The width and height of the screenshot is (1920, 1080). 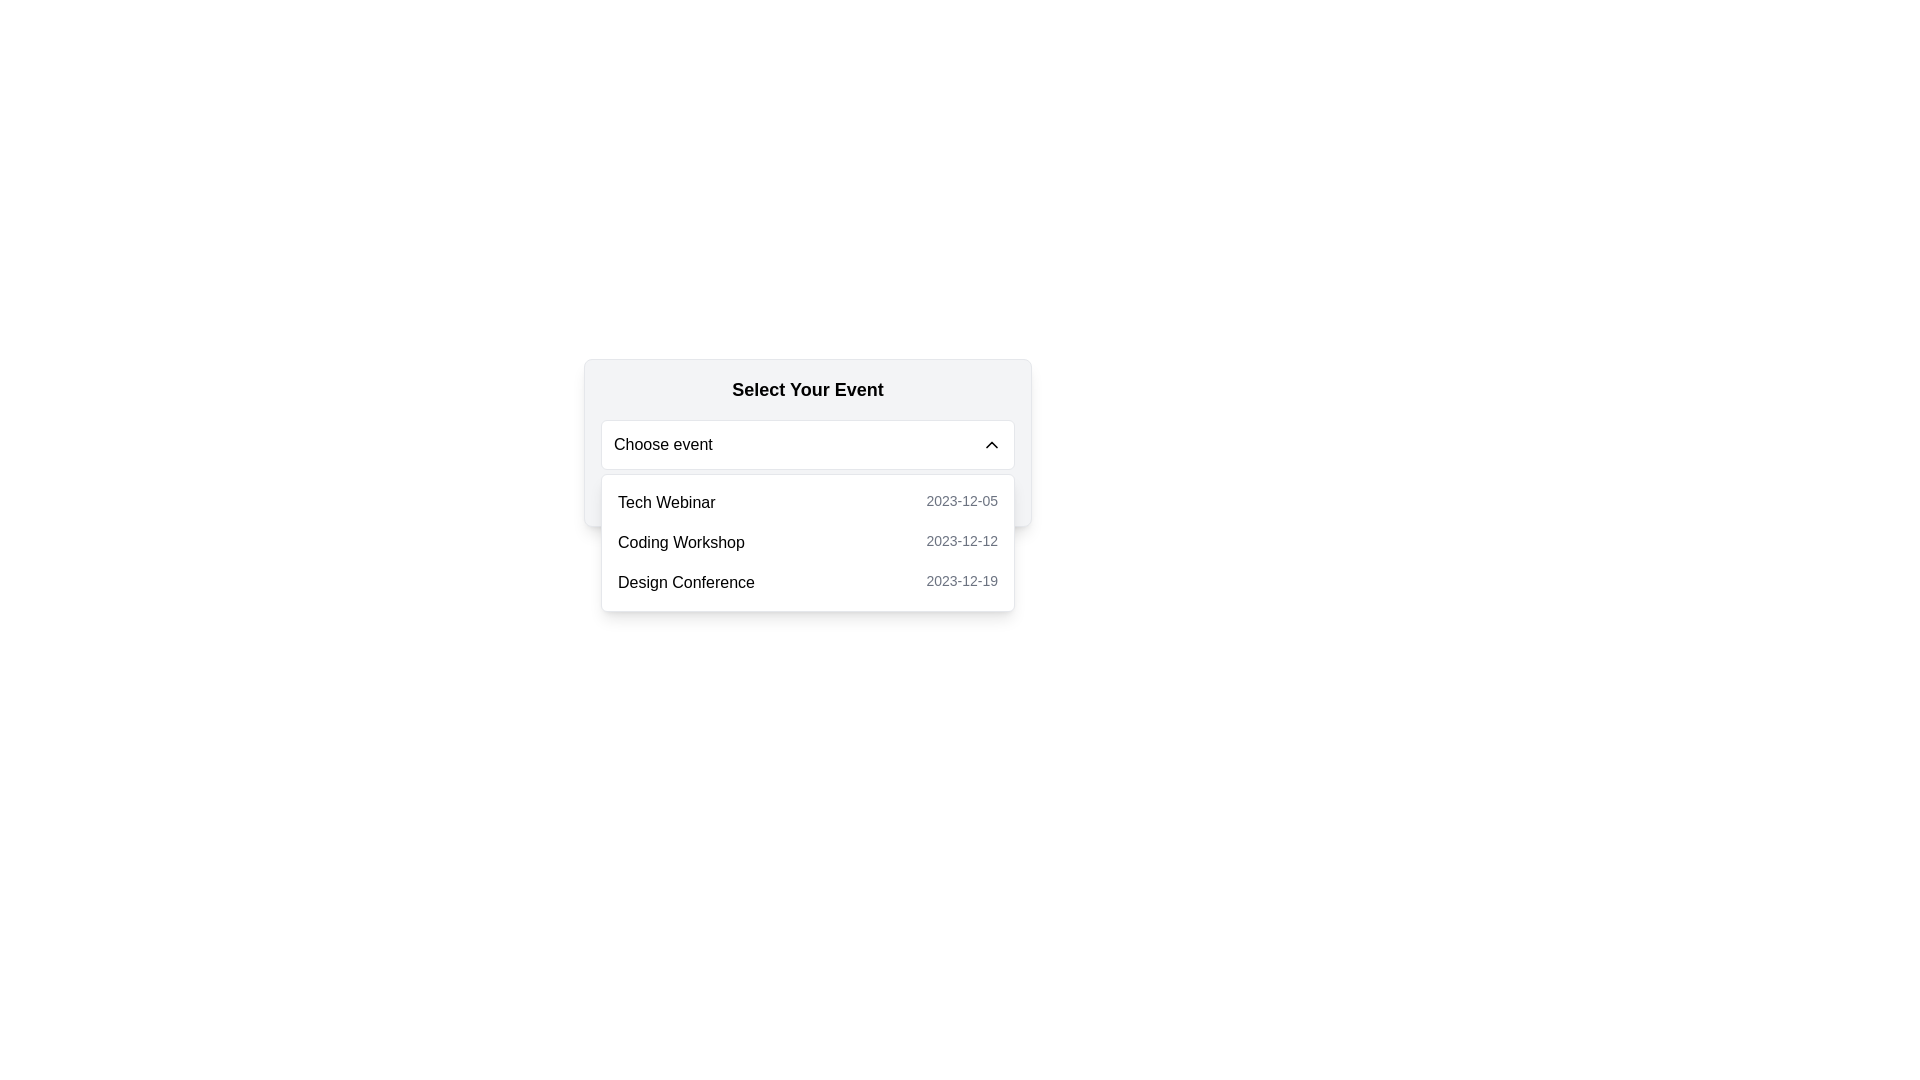 I want to click on the static text label displaying 'Choose event' located in the top section of a dropdown-like interface, so click(x=663, y=443).